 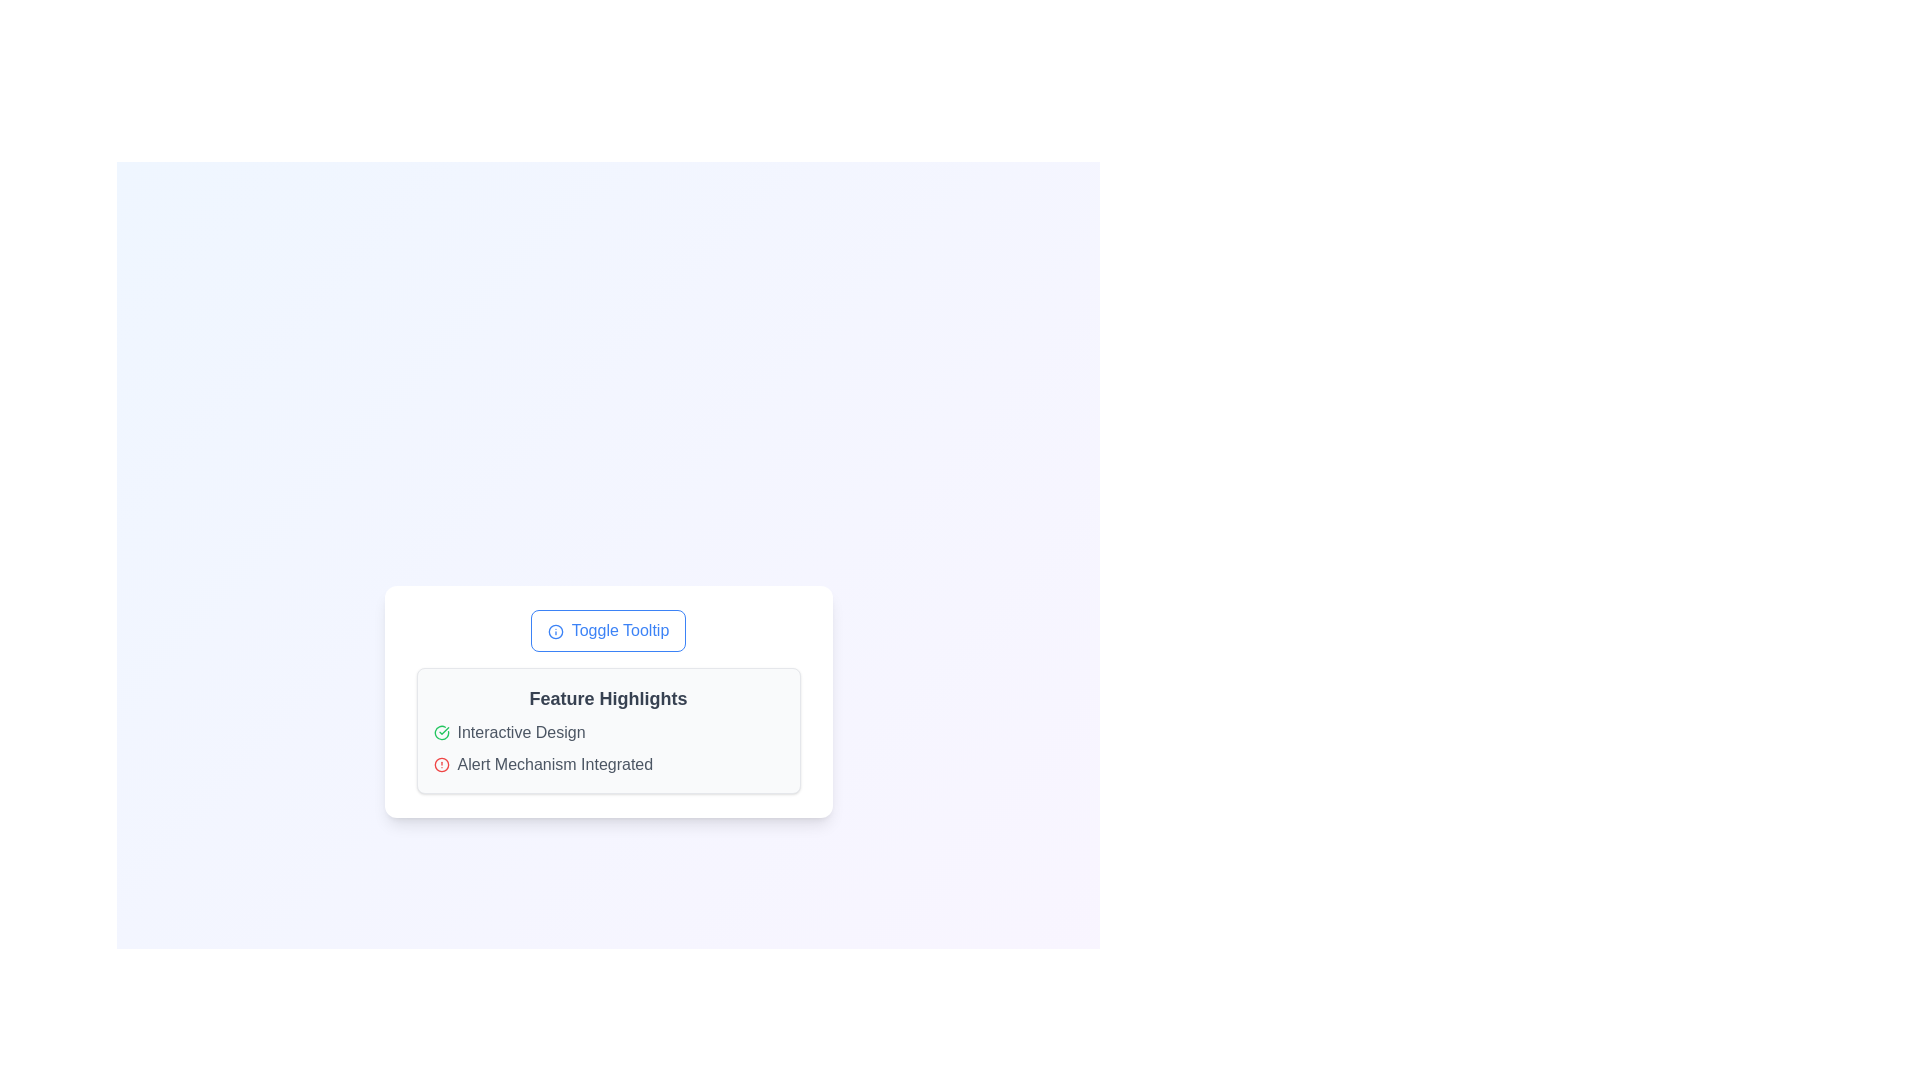 I want to click on the icon located to the left of the 'Toggle Tooltip' text within a button that has a blue border and rounded corners, so click(x=555, y=631).